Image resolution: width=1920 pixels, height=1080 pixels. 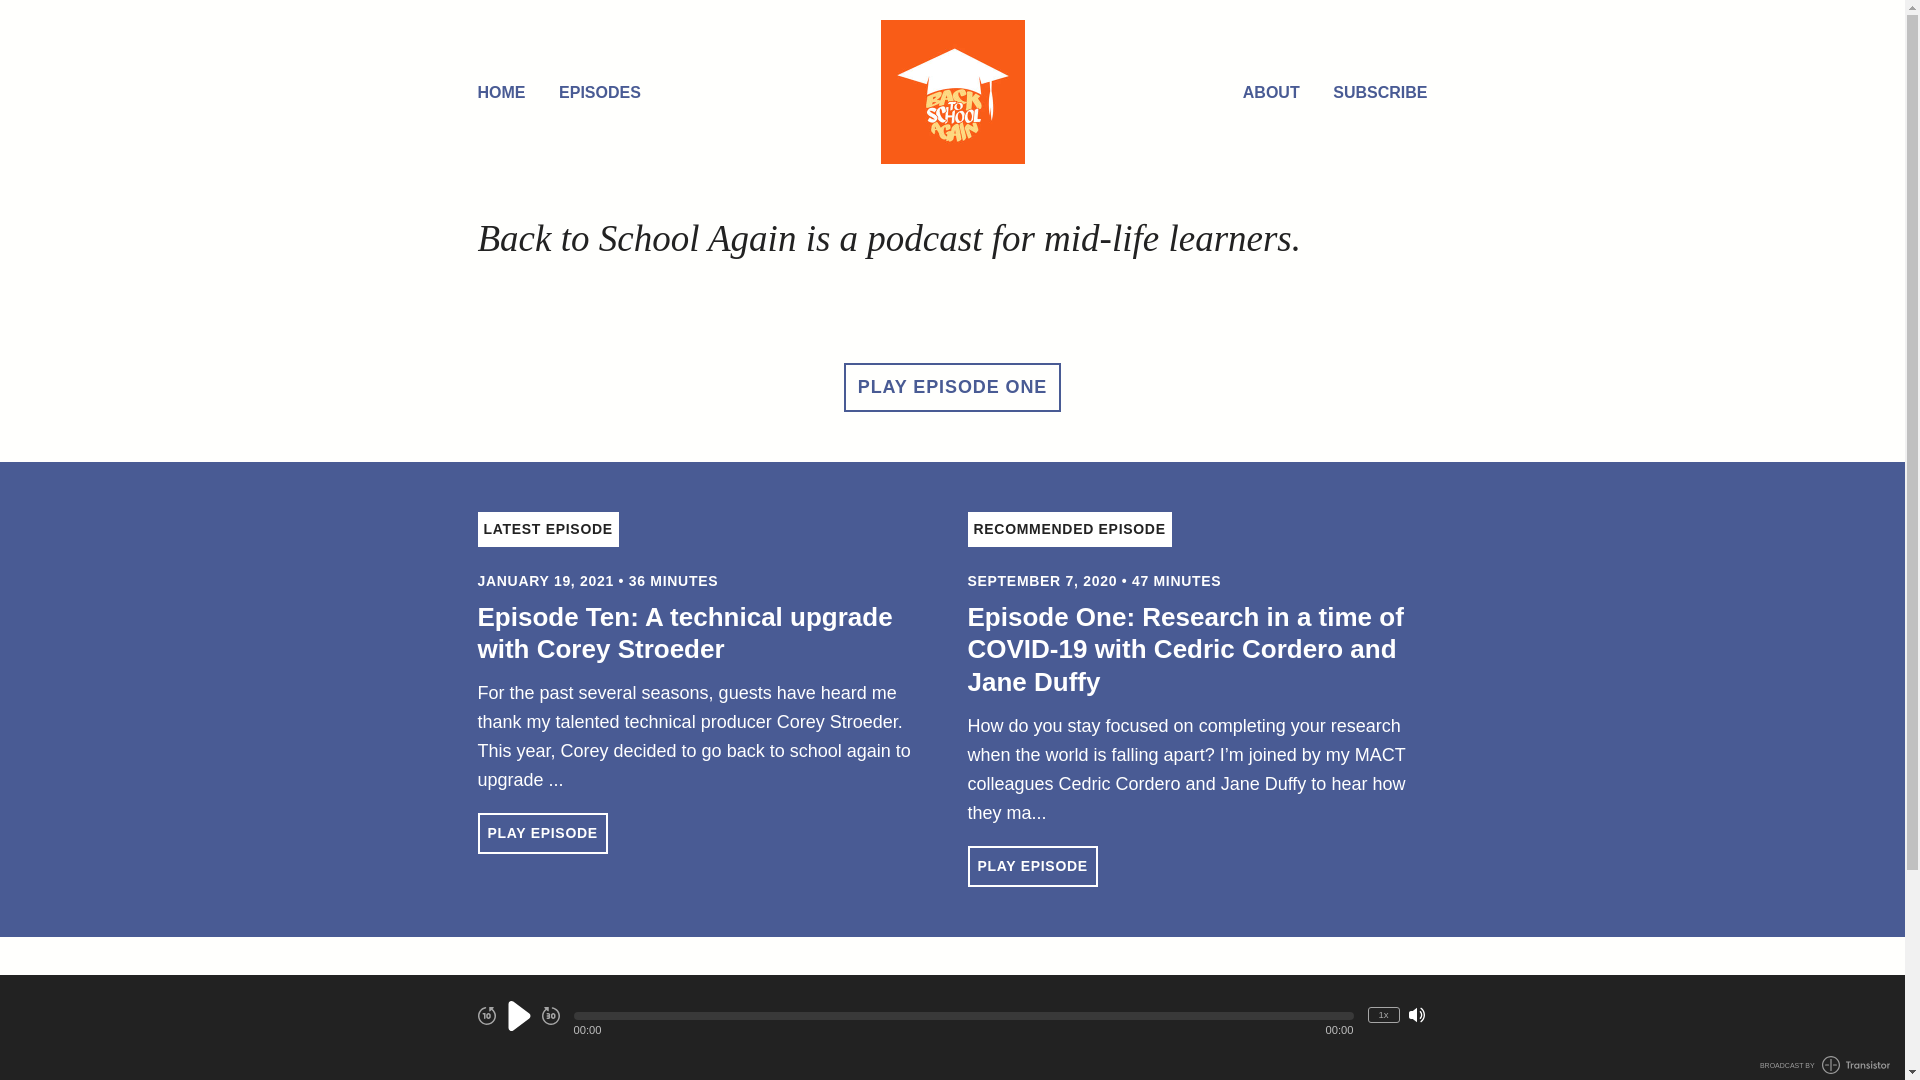 What do you see at coordinates (685, 633) in the screenshot?
I see `'Episode Ten: A technical upgrade with Corey Stroeder'` at bounding box center [685, 633].